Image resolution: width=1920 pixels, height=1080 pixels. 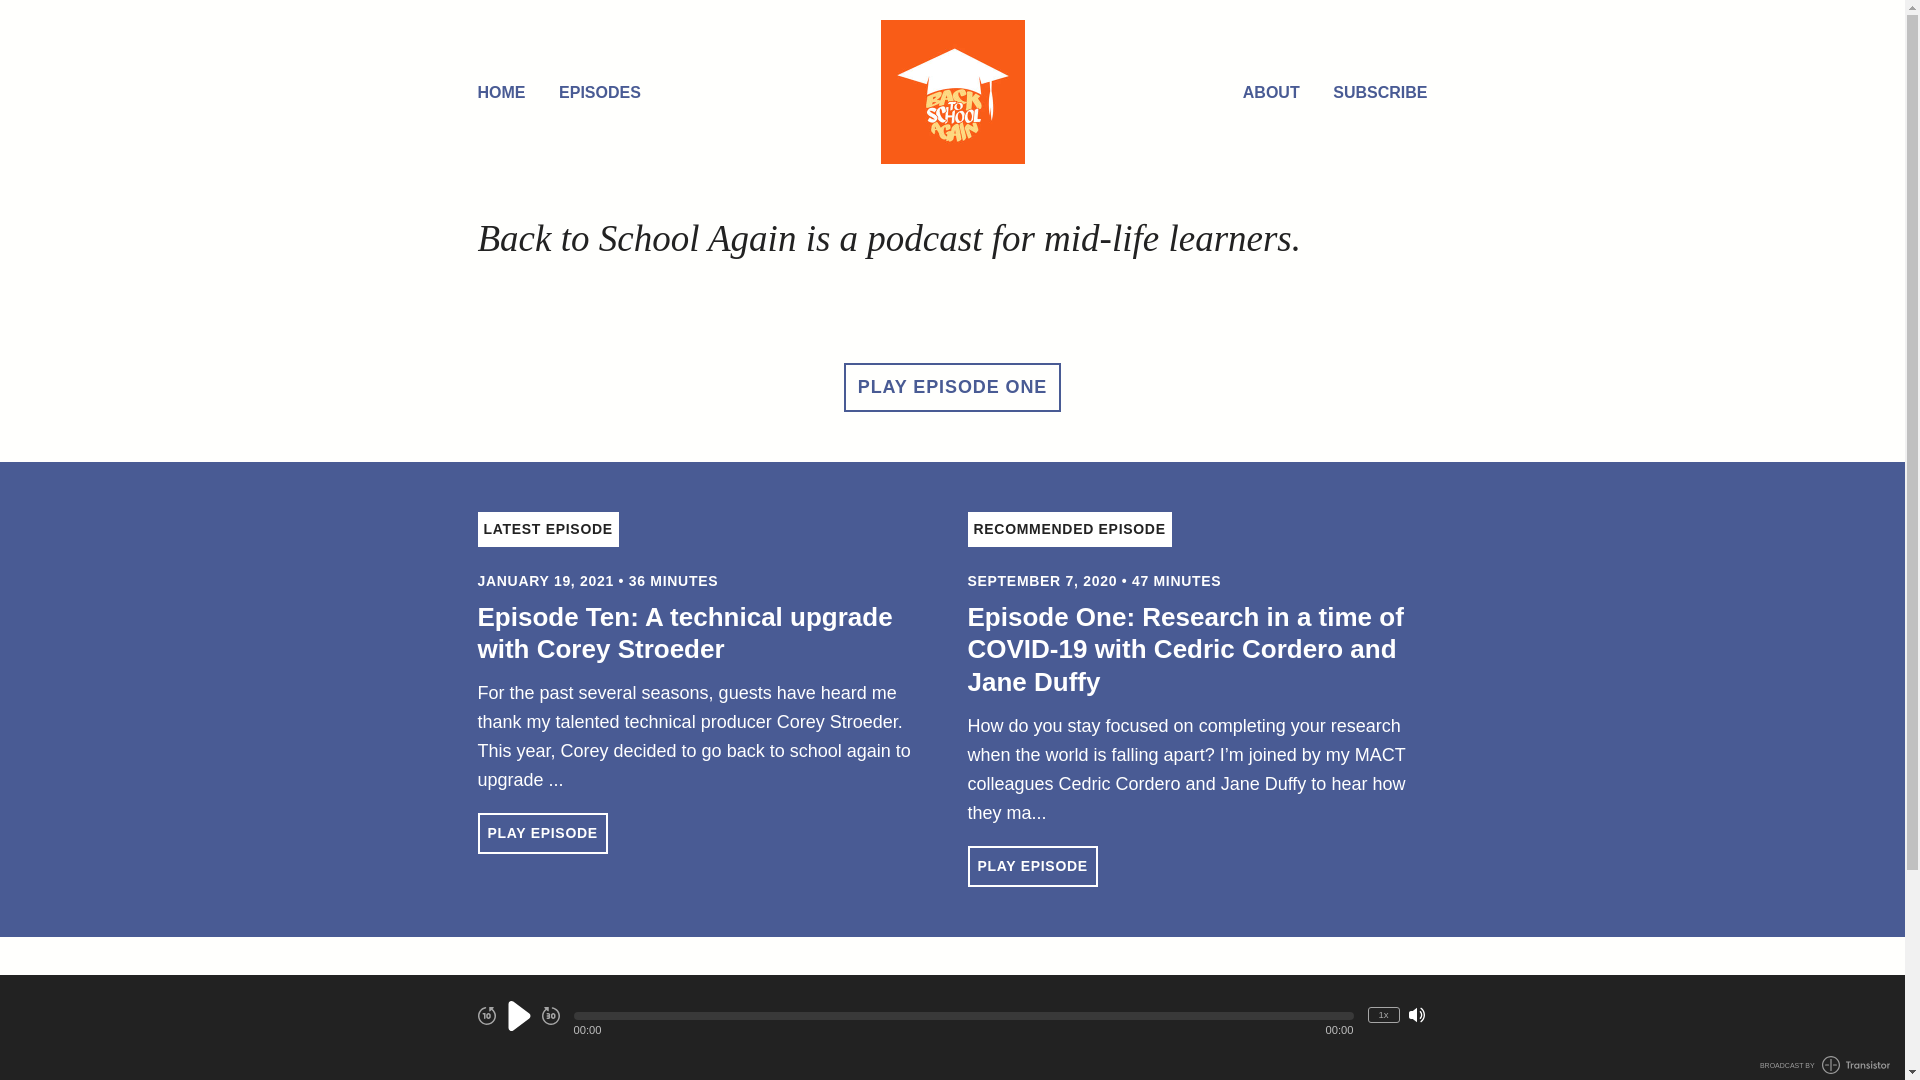 What do you see at coordinates (685, 633) in the screenshot?
I see `'Episode Ten: A technical upgrade with Corey Stroeder'` at bounding box center [685, 633].